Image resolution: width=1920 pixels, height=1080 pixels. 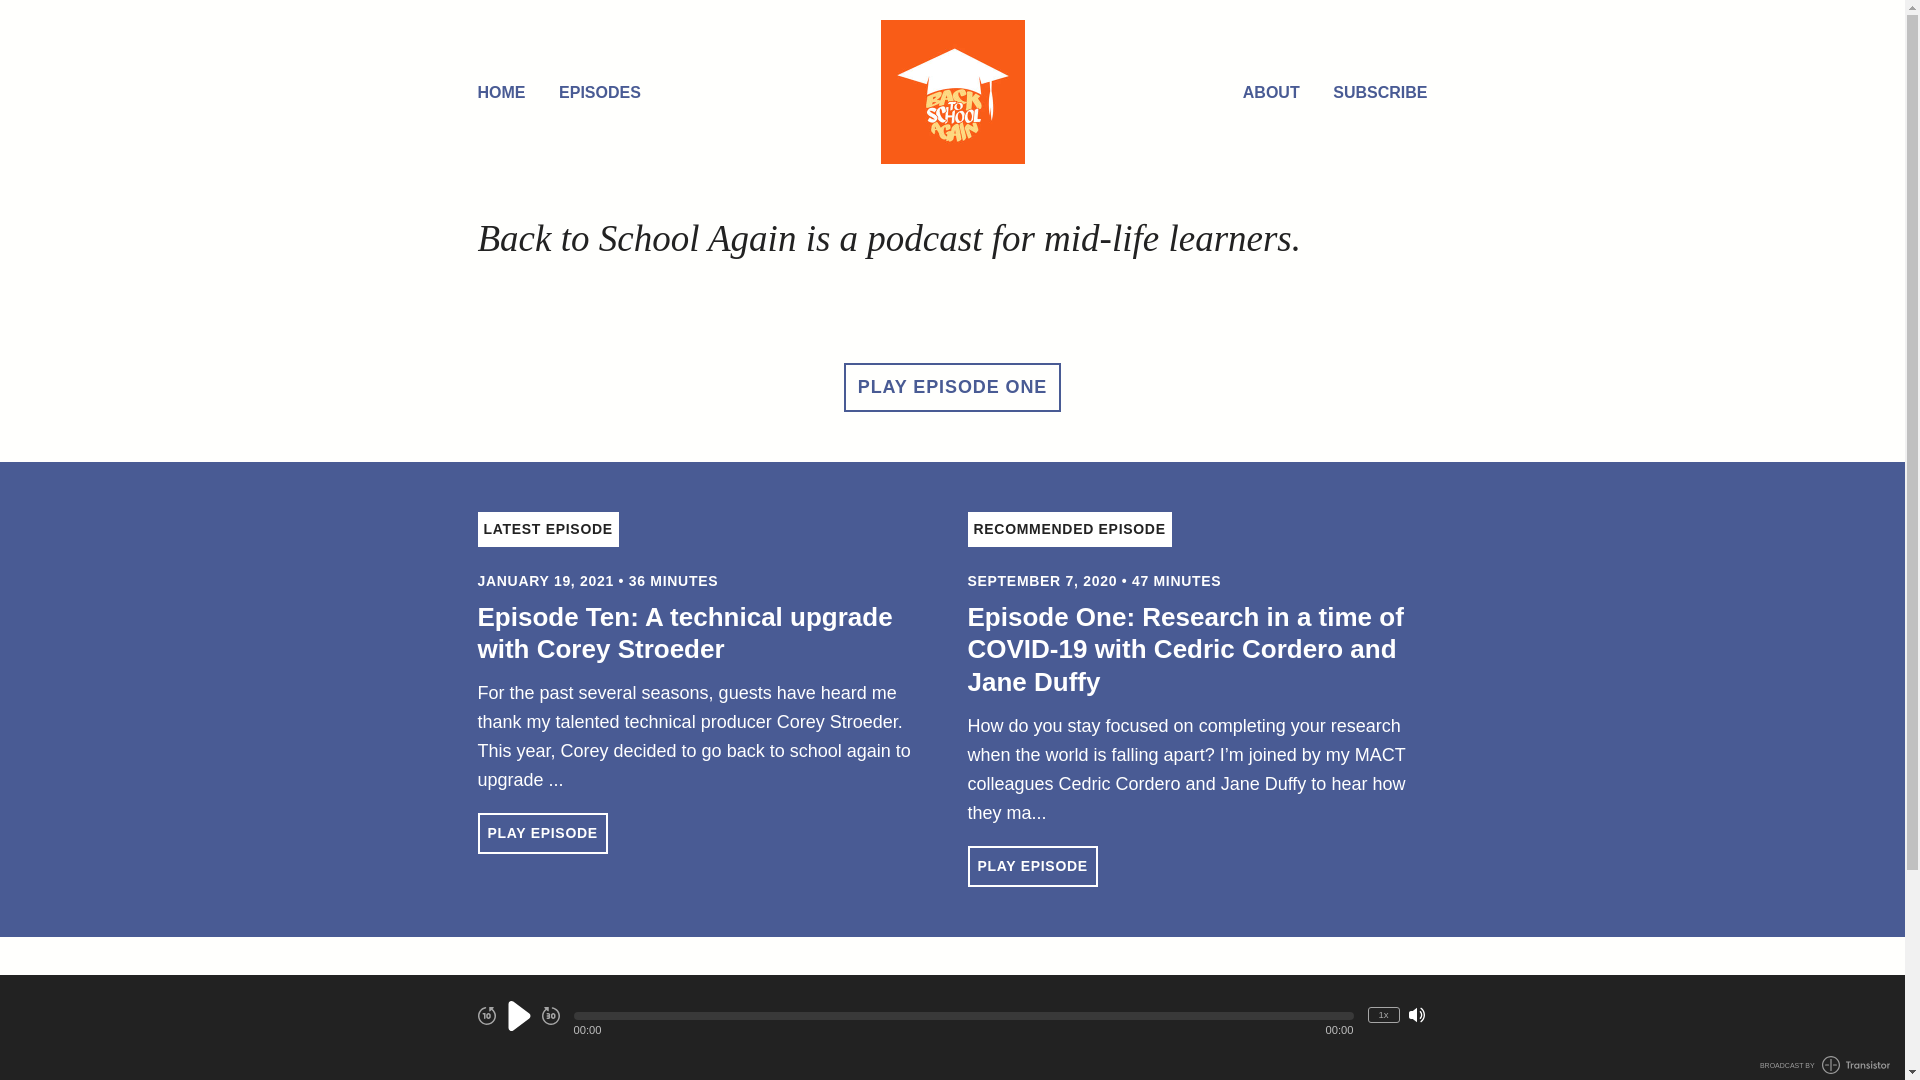 What do you see at coordinates (685, 633) in the screenshot?
I see `'Episode Ten: A technical upgrade with Corey Stroeder'` at bounding box center [685, 633].